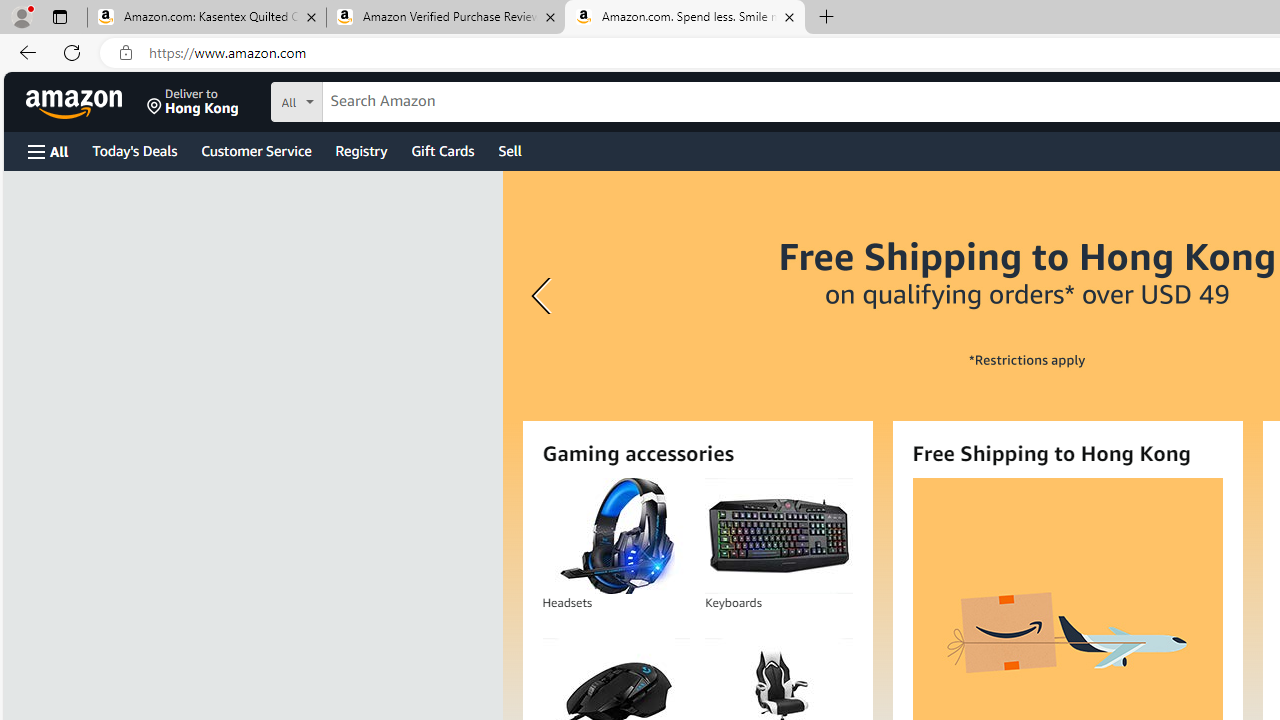 Image resolution: width=1280 pixels, height=720 pixels. What do you see at coordinates (48, 150) in the screenshot?
I see `'Open Menu'` at bounding box center [48, 150].